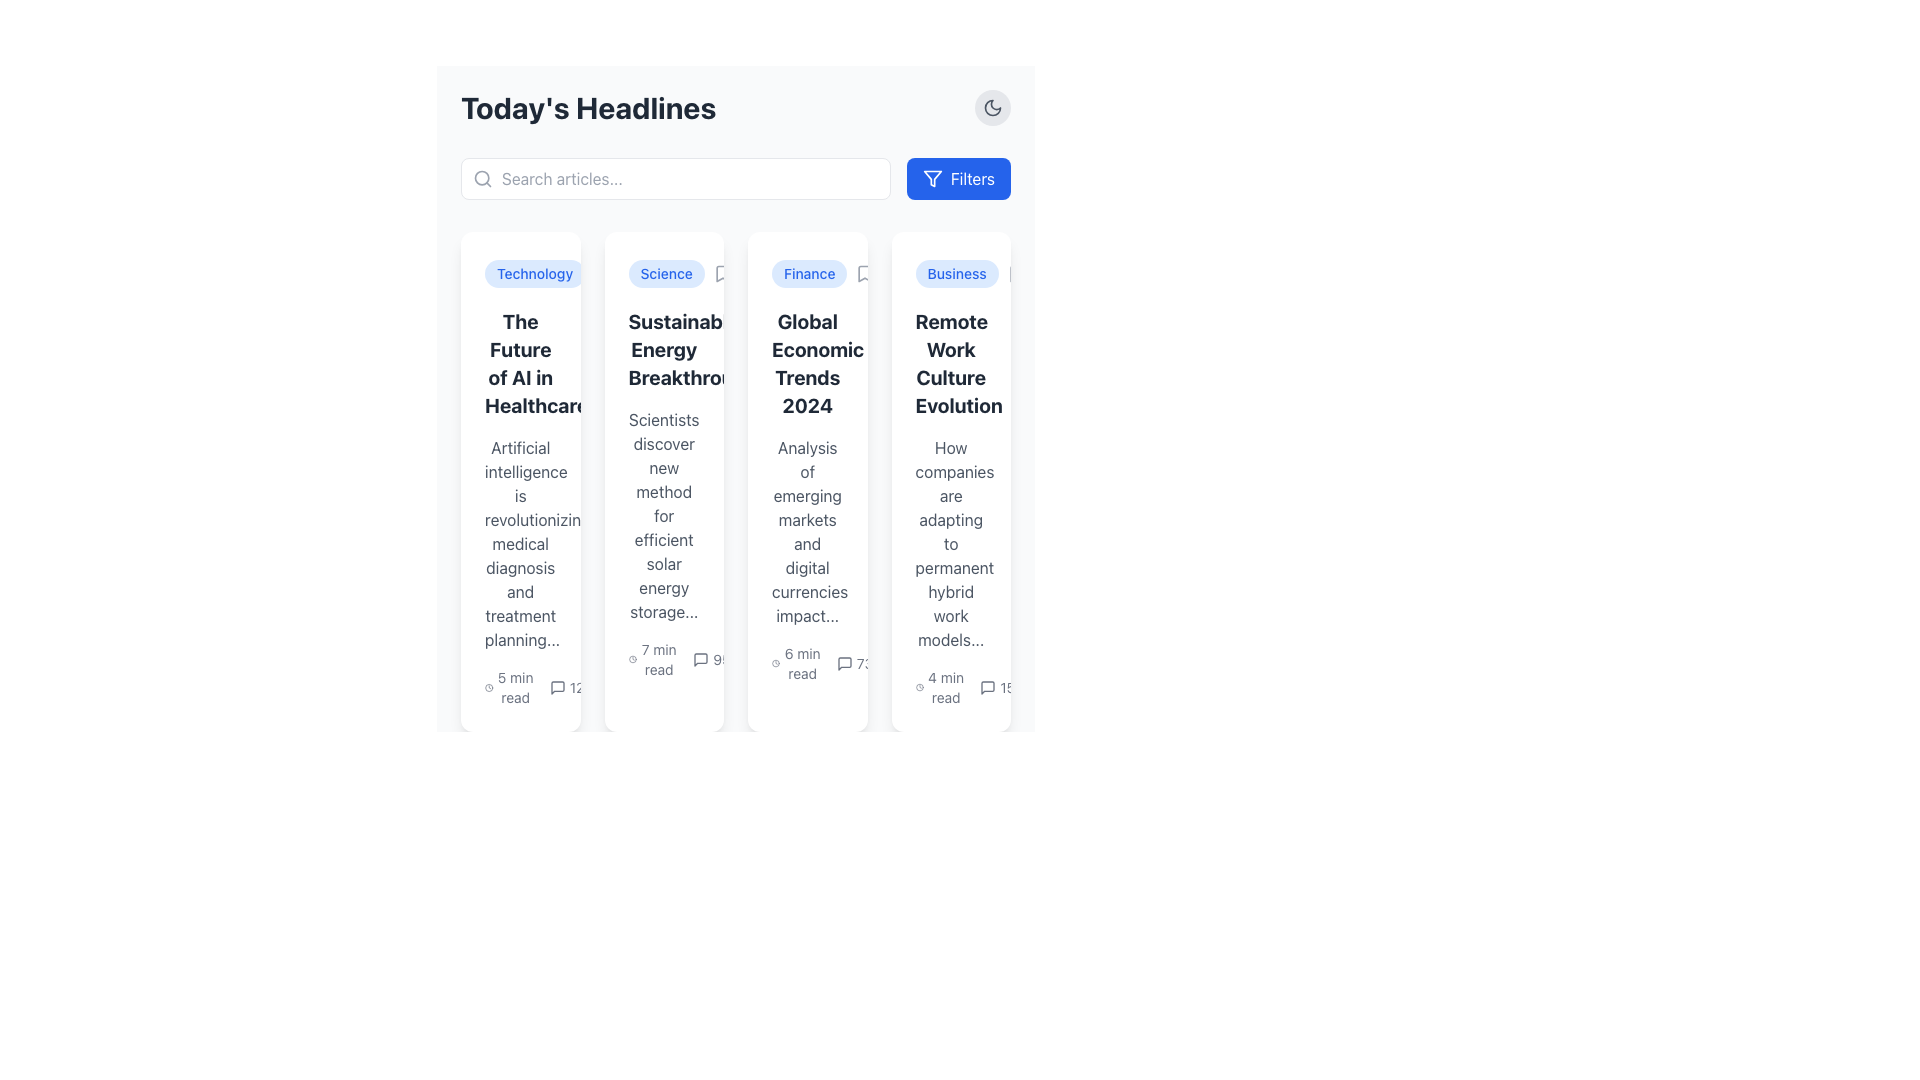 This screenshot has height=1080, width=1920. What do you see at coordinates (679, 659) in the screenshot?
I see `the informational label displaying '7 min read 95' with icons, located below the heading 'Sustainable Energy Breakthrough' in the second column of the layout to read the details` at bounding box center [679, 659].